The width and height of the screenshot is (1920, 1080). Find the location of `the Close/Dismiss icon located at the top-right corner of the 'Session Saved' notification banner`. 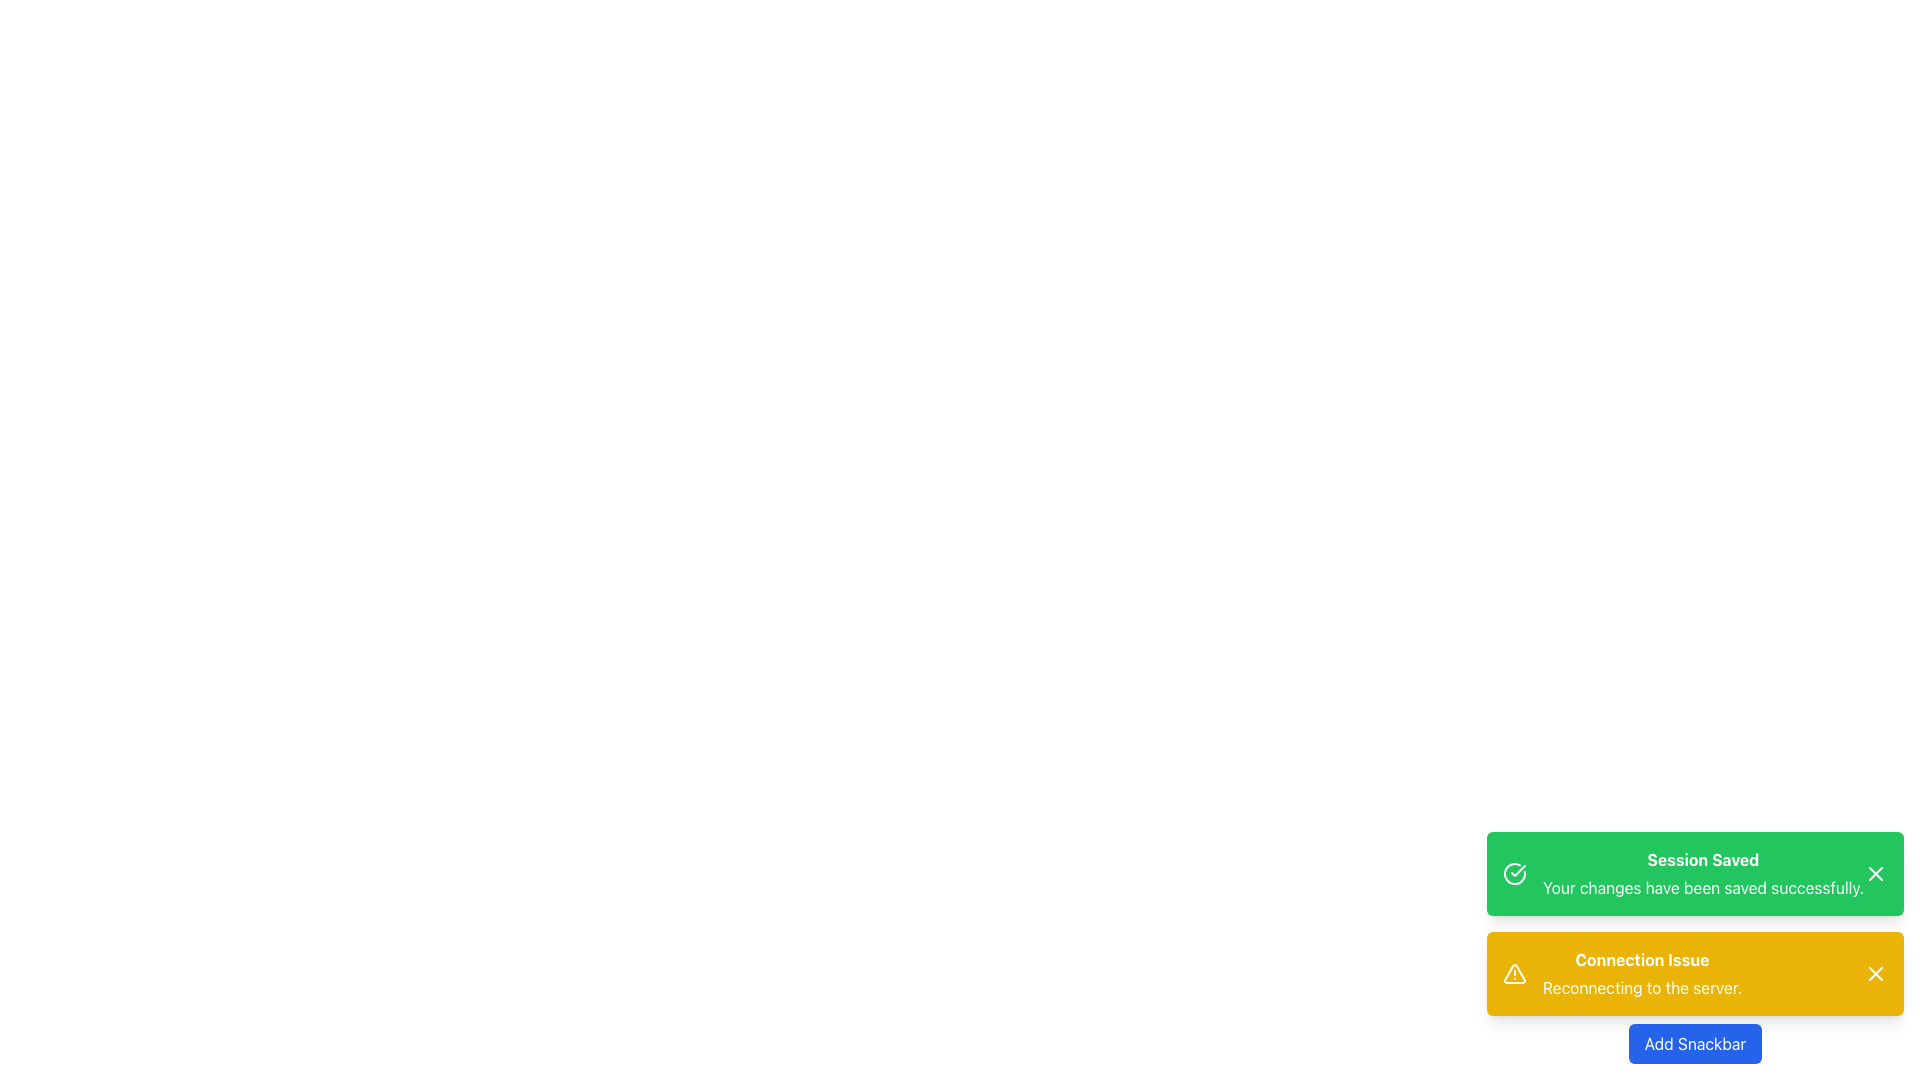

the Close/Dismiss icon located at the top-right corner of the 'Session Saved' notification banner is located at coordinates (1875, 873).